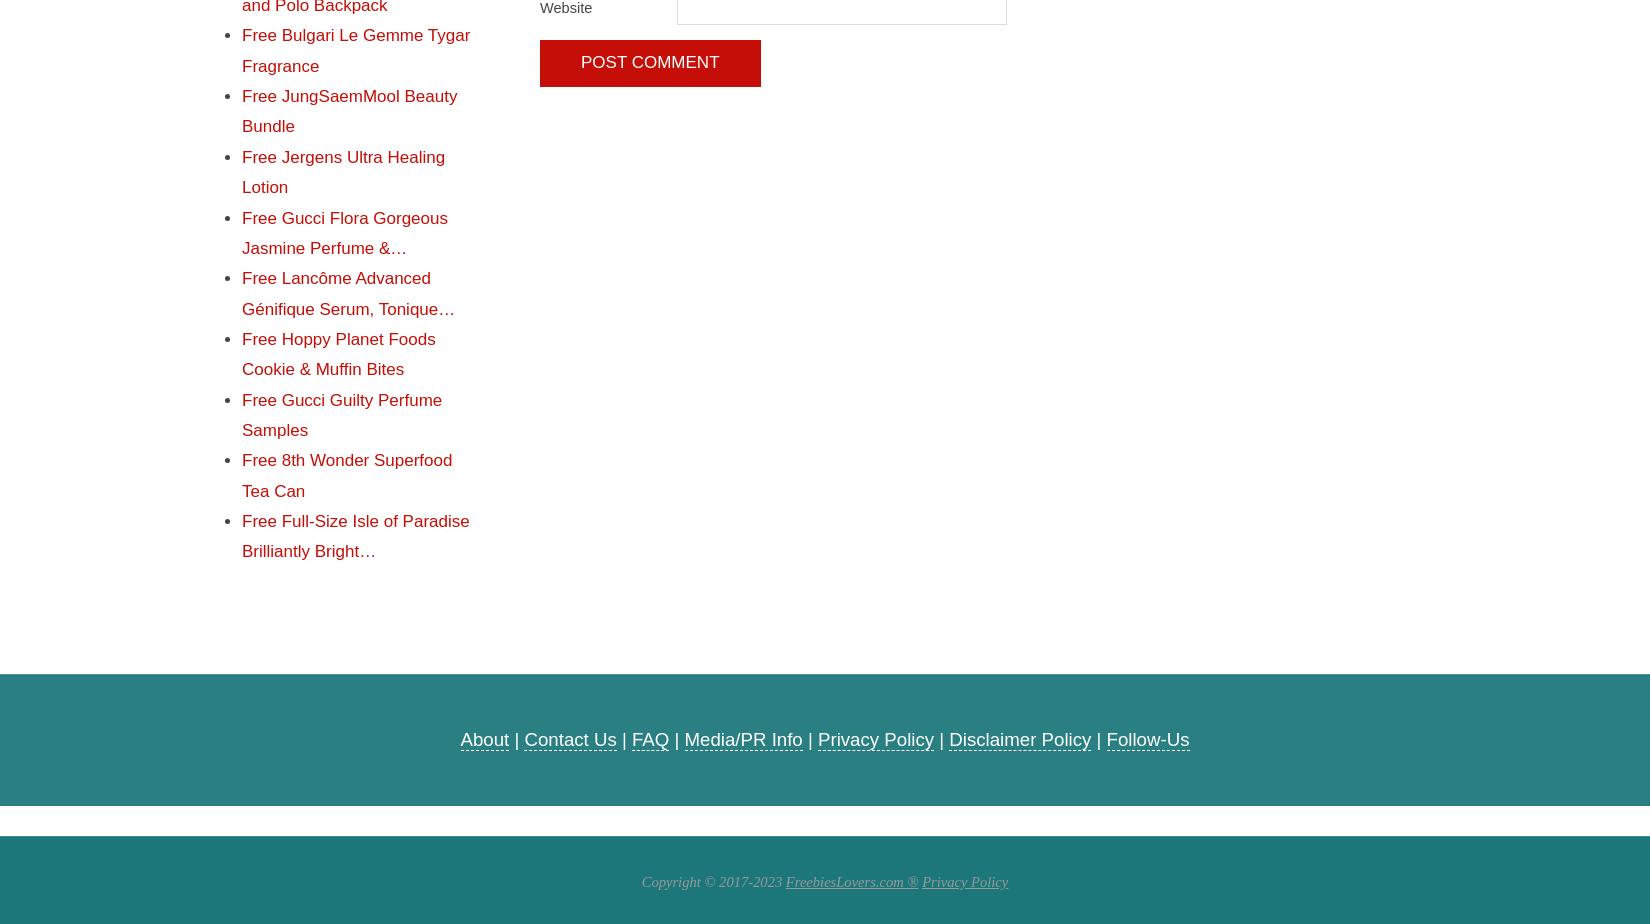  What do you see at coordinates (711, 881) in the screenshot?
I see `'Copyright © 2017-2023'` at bounding box center [711, 881].